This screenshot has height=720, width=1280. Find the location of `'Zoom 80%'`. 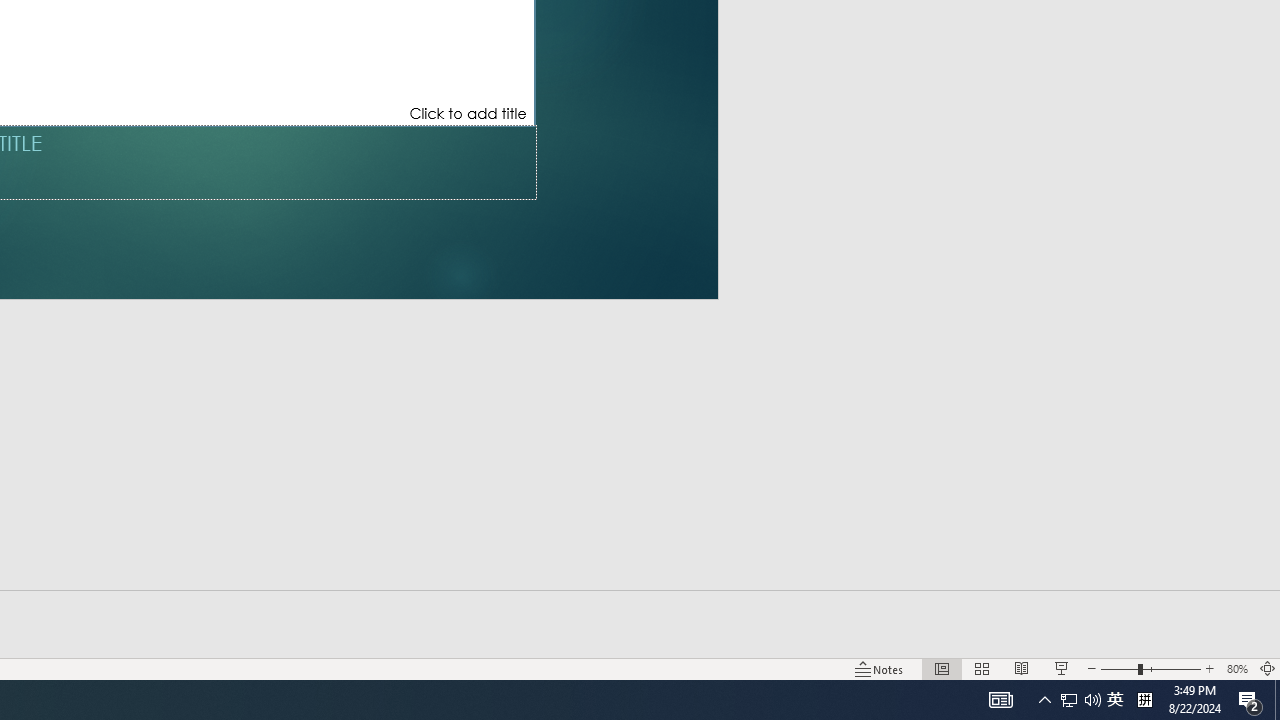

'Zoom 80%' is located at coordinates (1236, 669).